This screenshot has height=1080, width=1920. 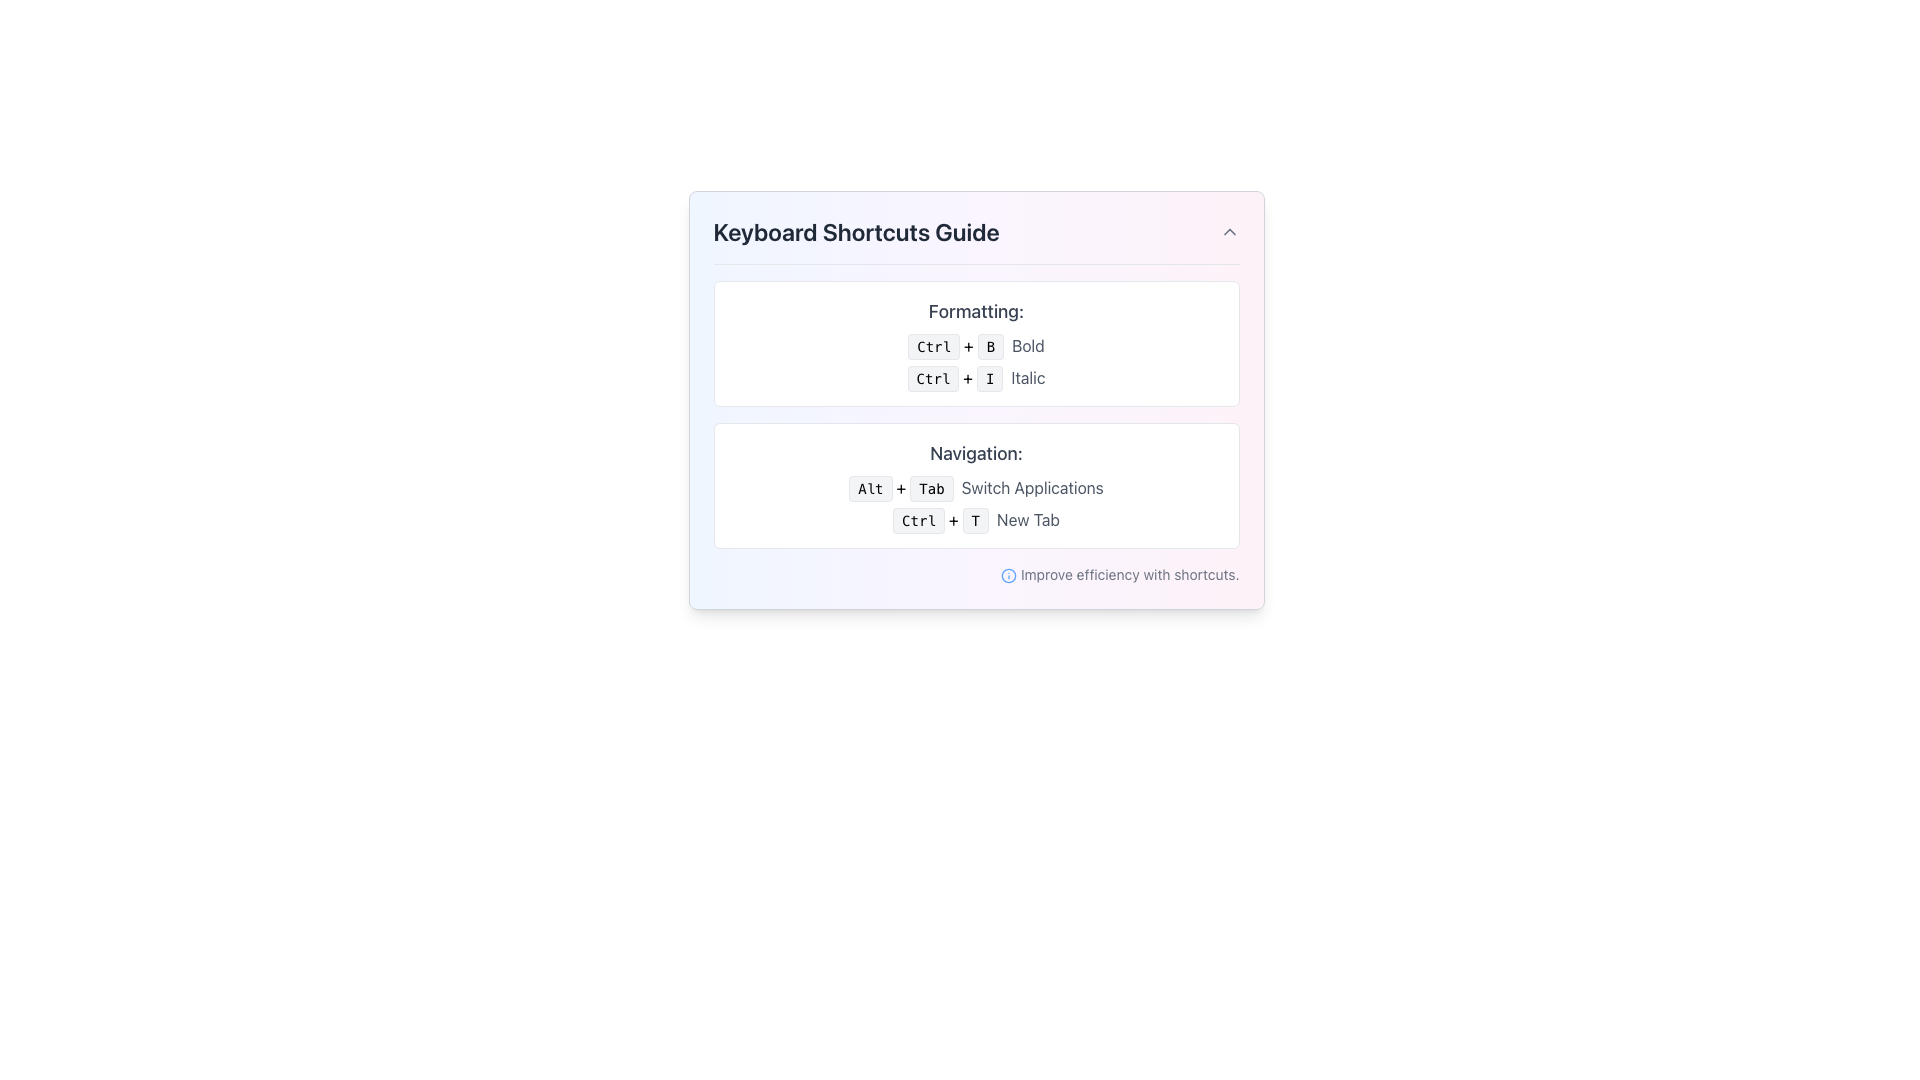 I want to click on information displayed on the informational card about keyboard shortcuts for formatting and navigation, which is located in the middle-top part of the layout and has a colorful background, so click(x=976, y=400).